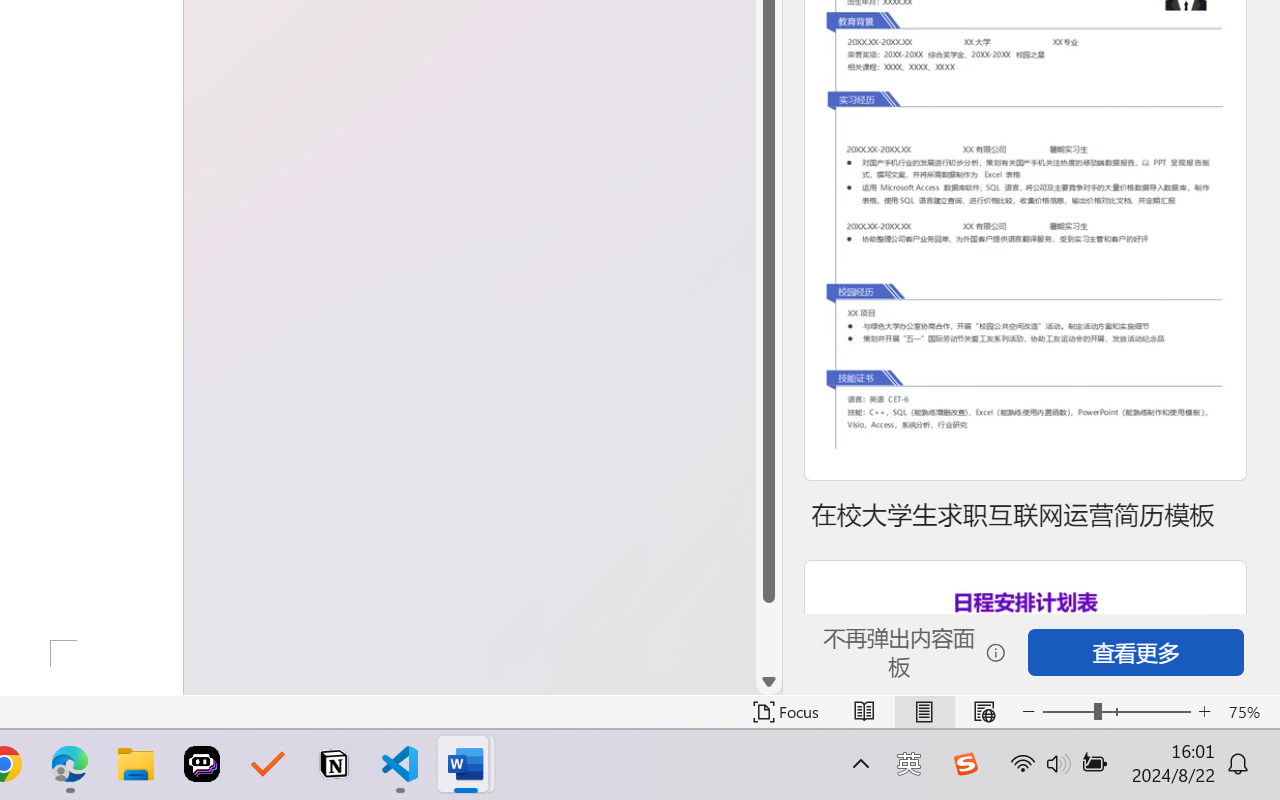 This screenshot has width=1280, height=800. What do you see at coordinates (785, 711) in the screenshot?
I see `'Focus '` at bounding box center [785, 711].